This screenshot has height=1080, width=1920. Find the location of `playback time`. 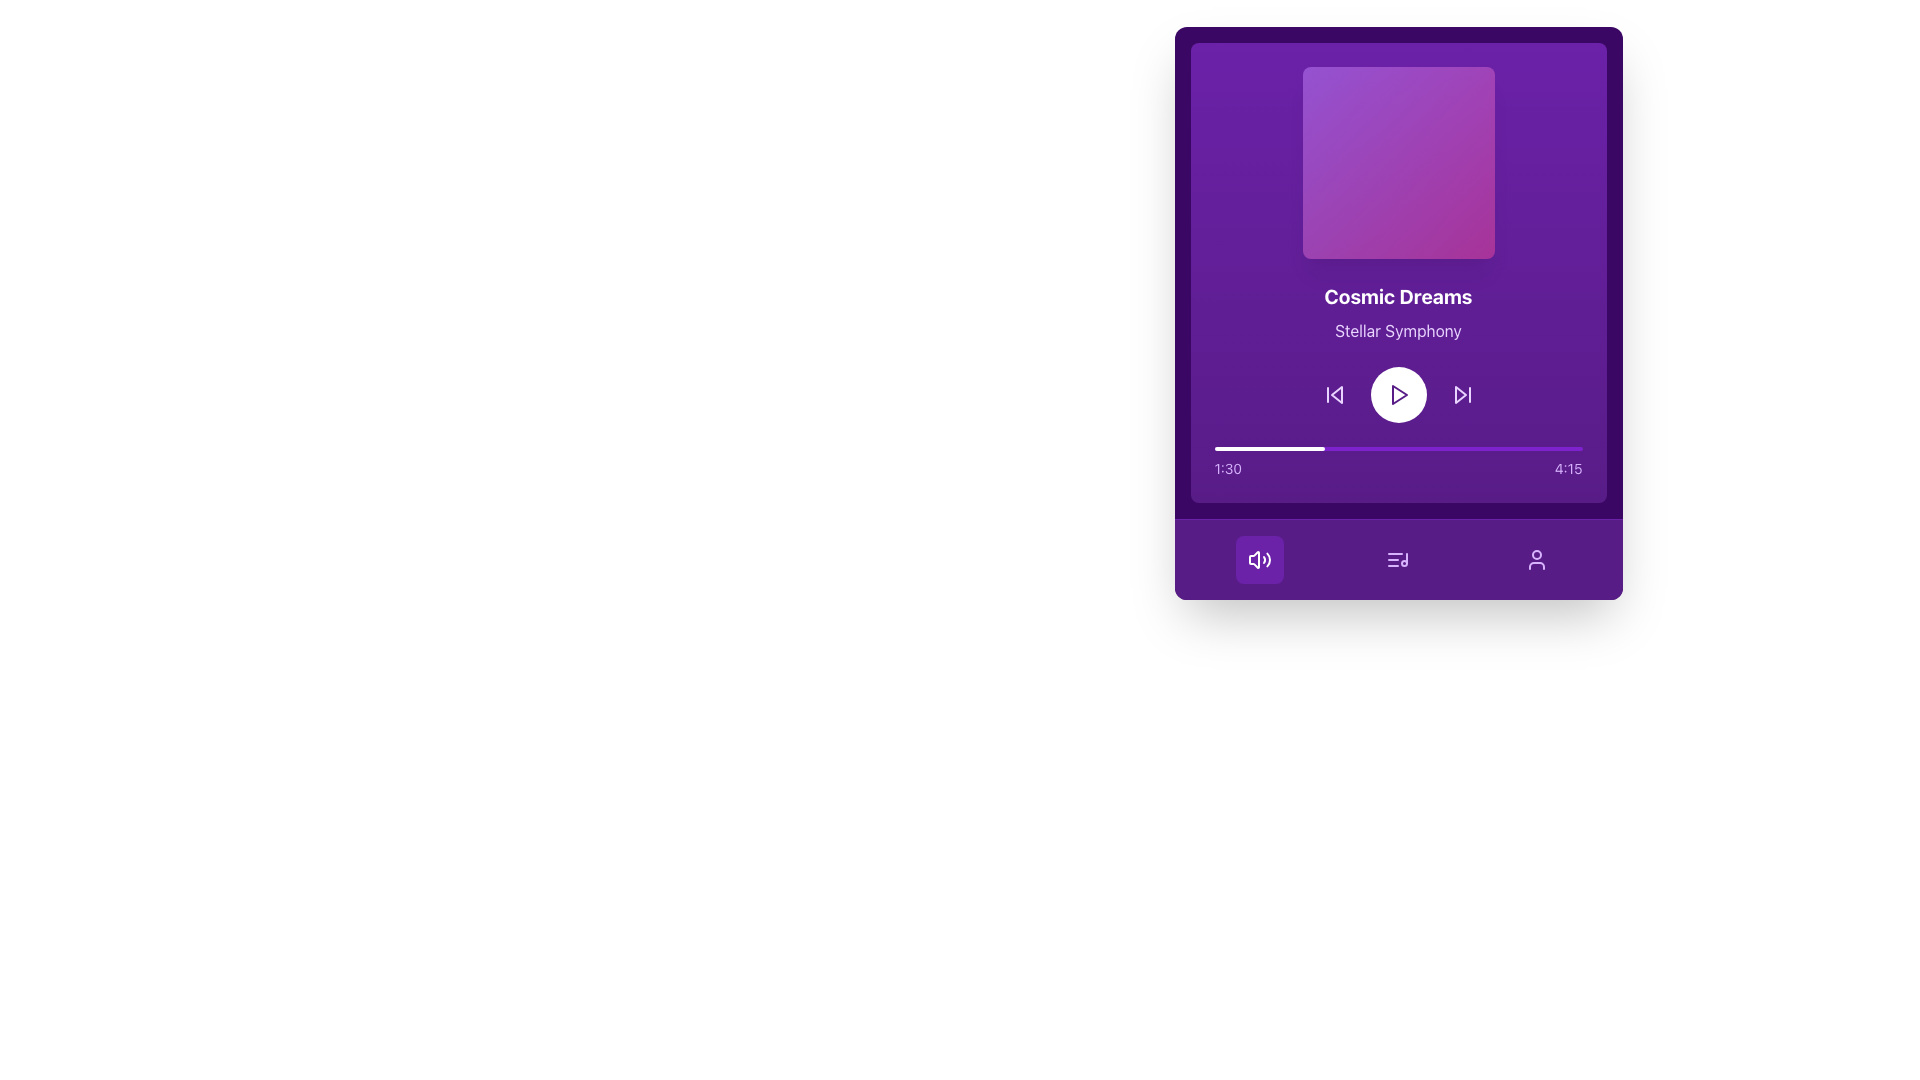

playback time is located at coordinates (1273, 447).